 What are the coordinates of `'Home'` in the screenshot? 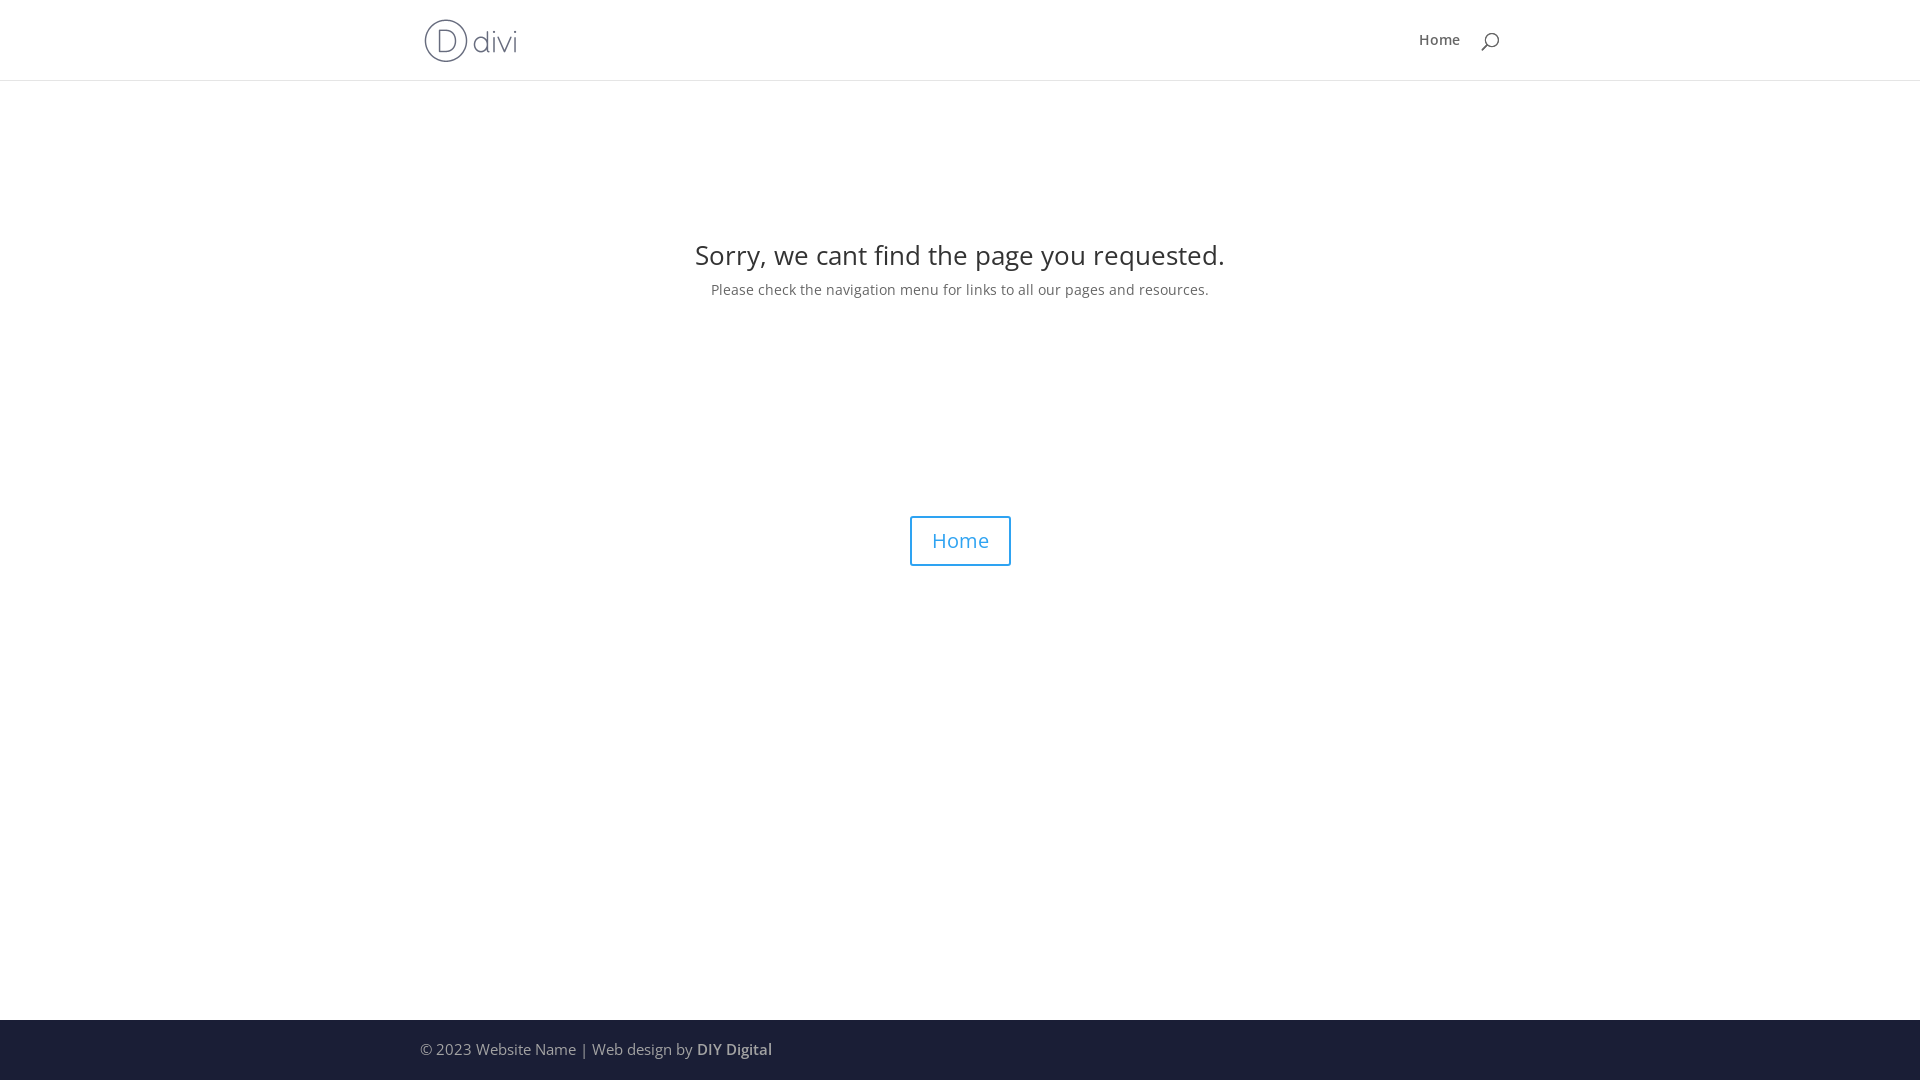 It's located at (1438, 55).